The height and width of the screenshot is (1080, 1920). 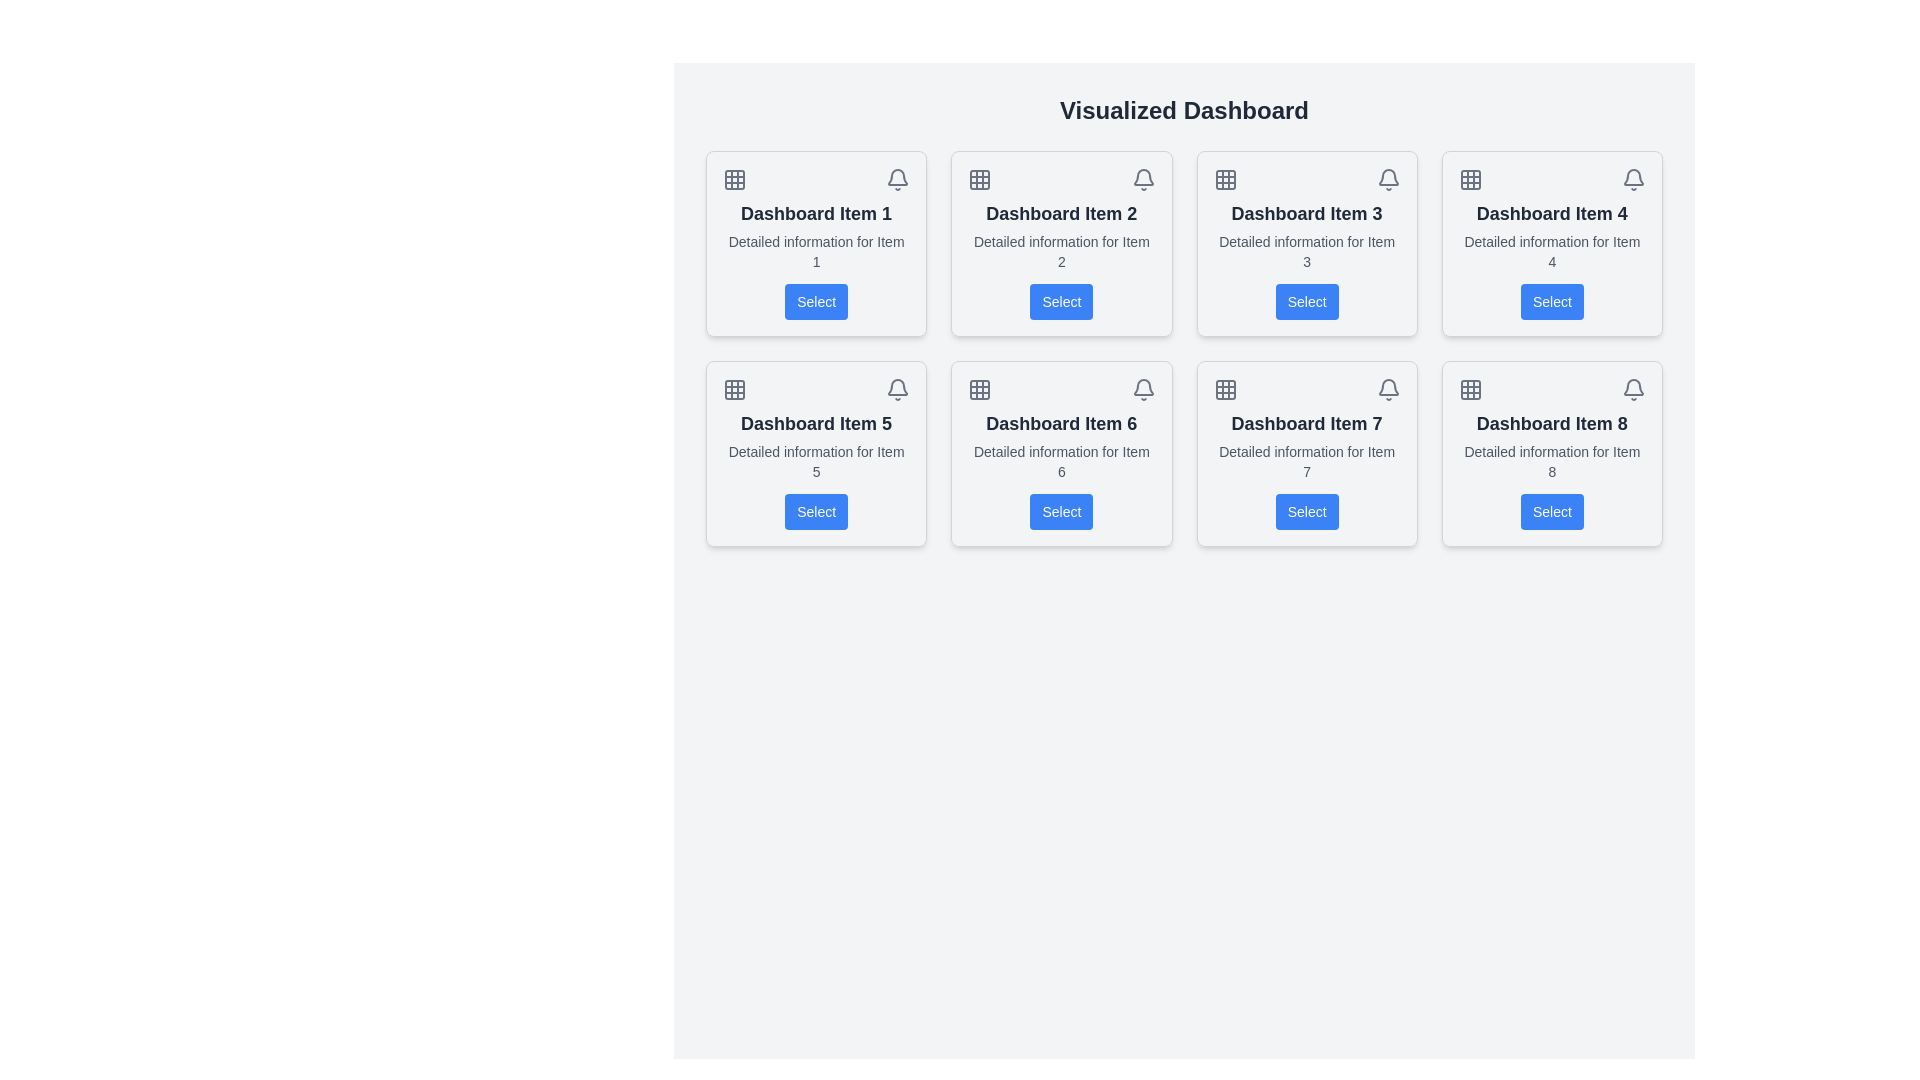 What do you see at coordinates (816, 250) in the screenshot?
I see `the text label displaying 'Detailed information for Item 1', which is positioned below the title 'Dashboard Item 1' and above the blue button labeled 'Select'` at bounding box center [816, 250].